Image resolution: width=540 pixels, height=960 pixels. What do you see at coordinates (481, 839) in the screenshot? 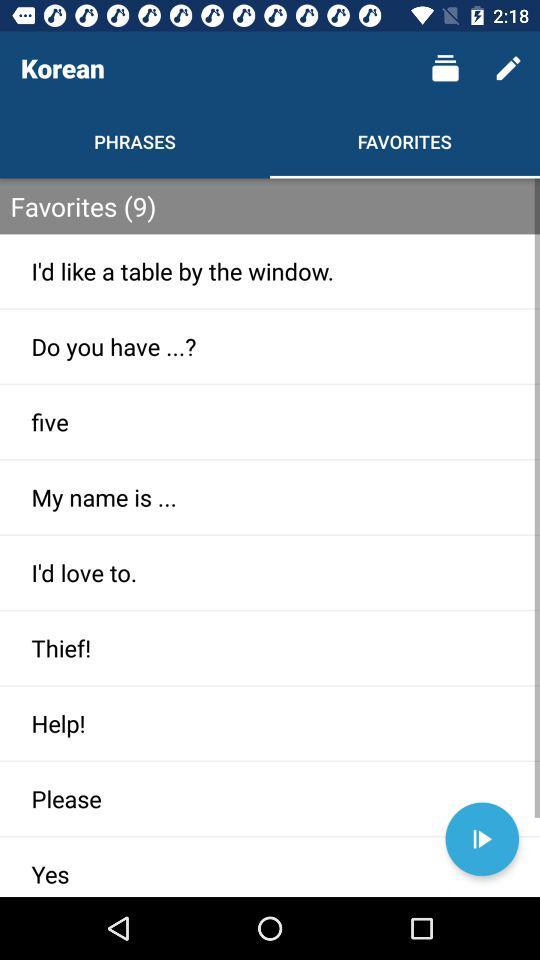
I see `word or phrase` at bounding box center [481, 839].